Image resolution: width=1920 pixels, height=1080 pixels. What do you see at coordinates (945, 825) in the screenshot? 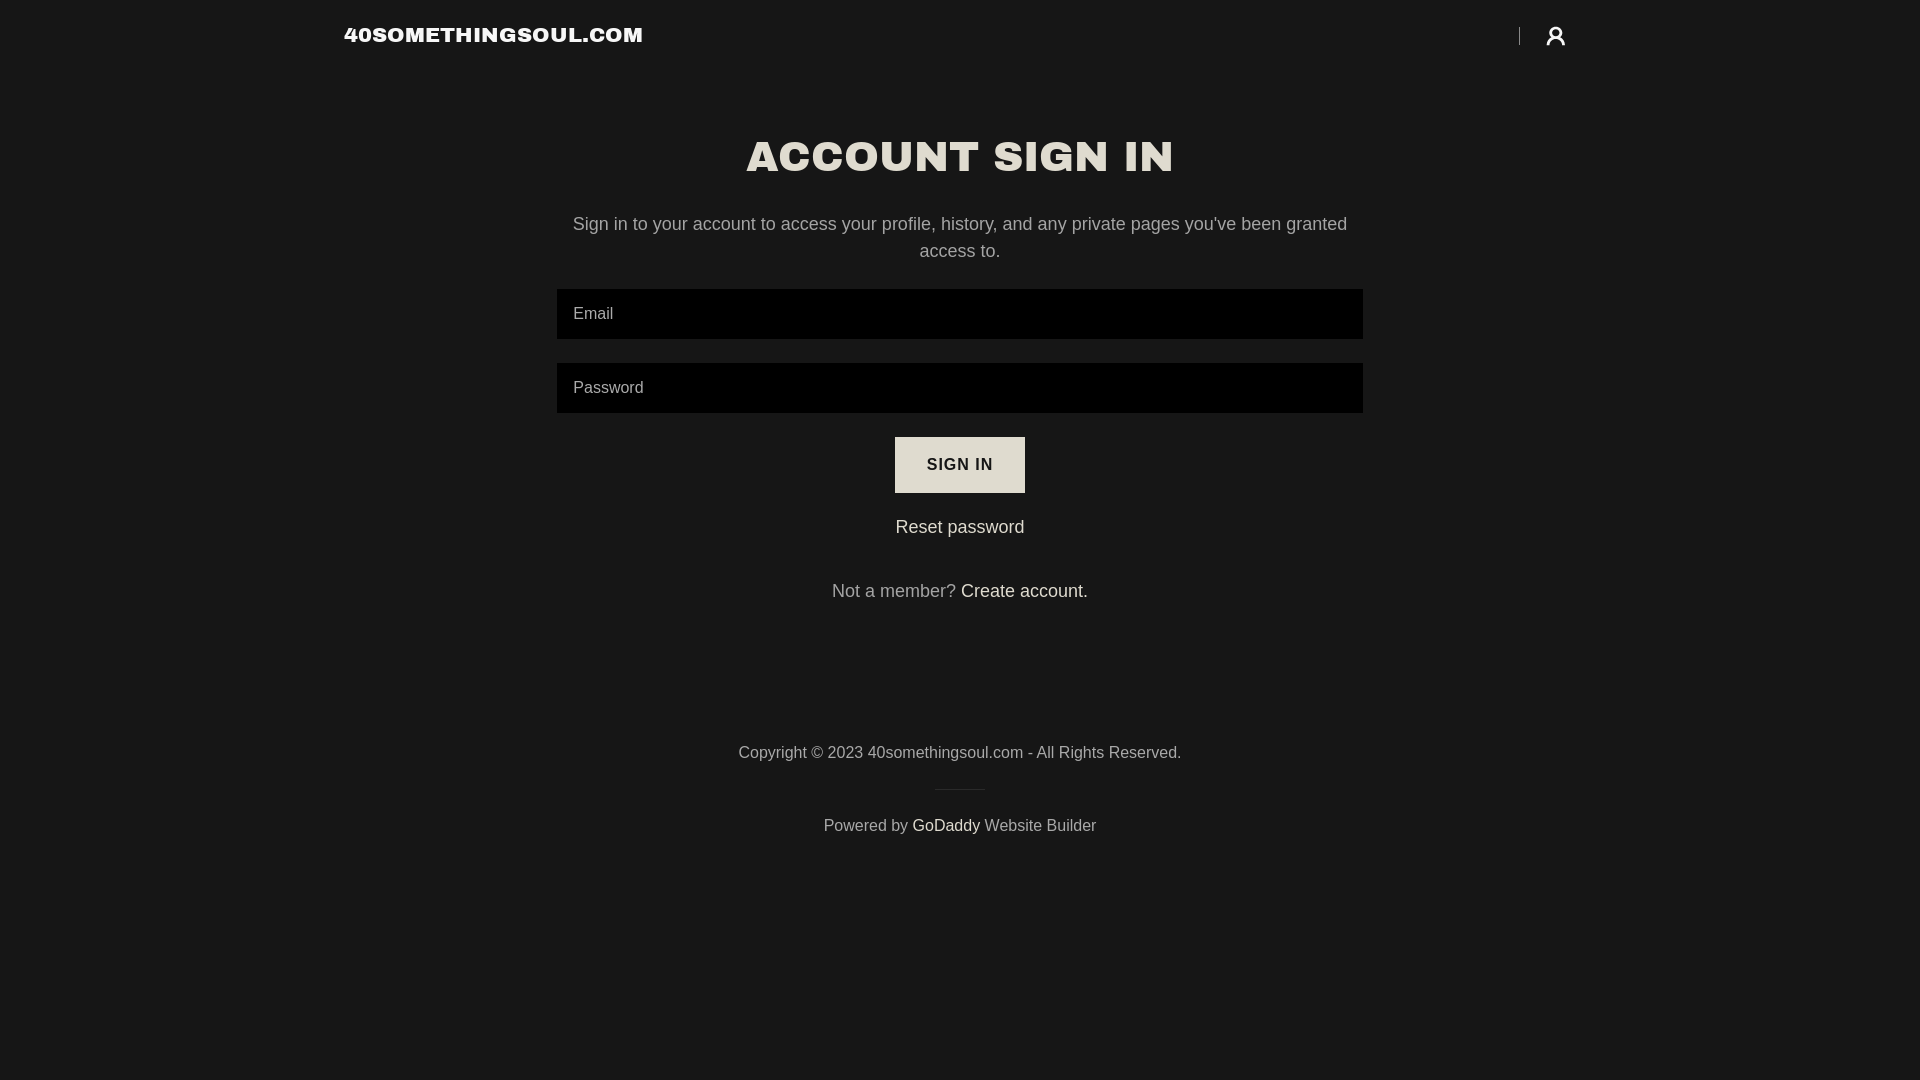
I see `'GoDaddy'` at bounding box center [945, 825].